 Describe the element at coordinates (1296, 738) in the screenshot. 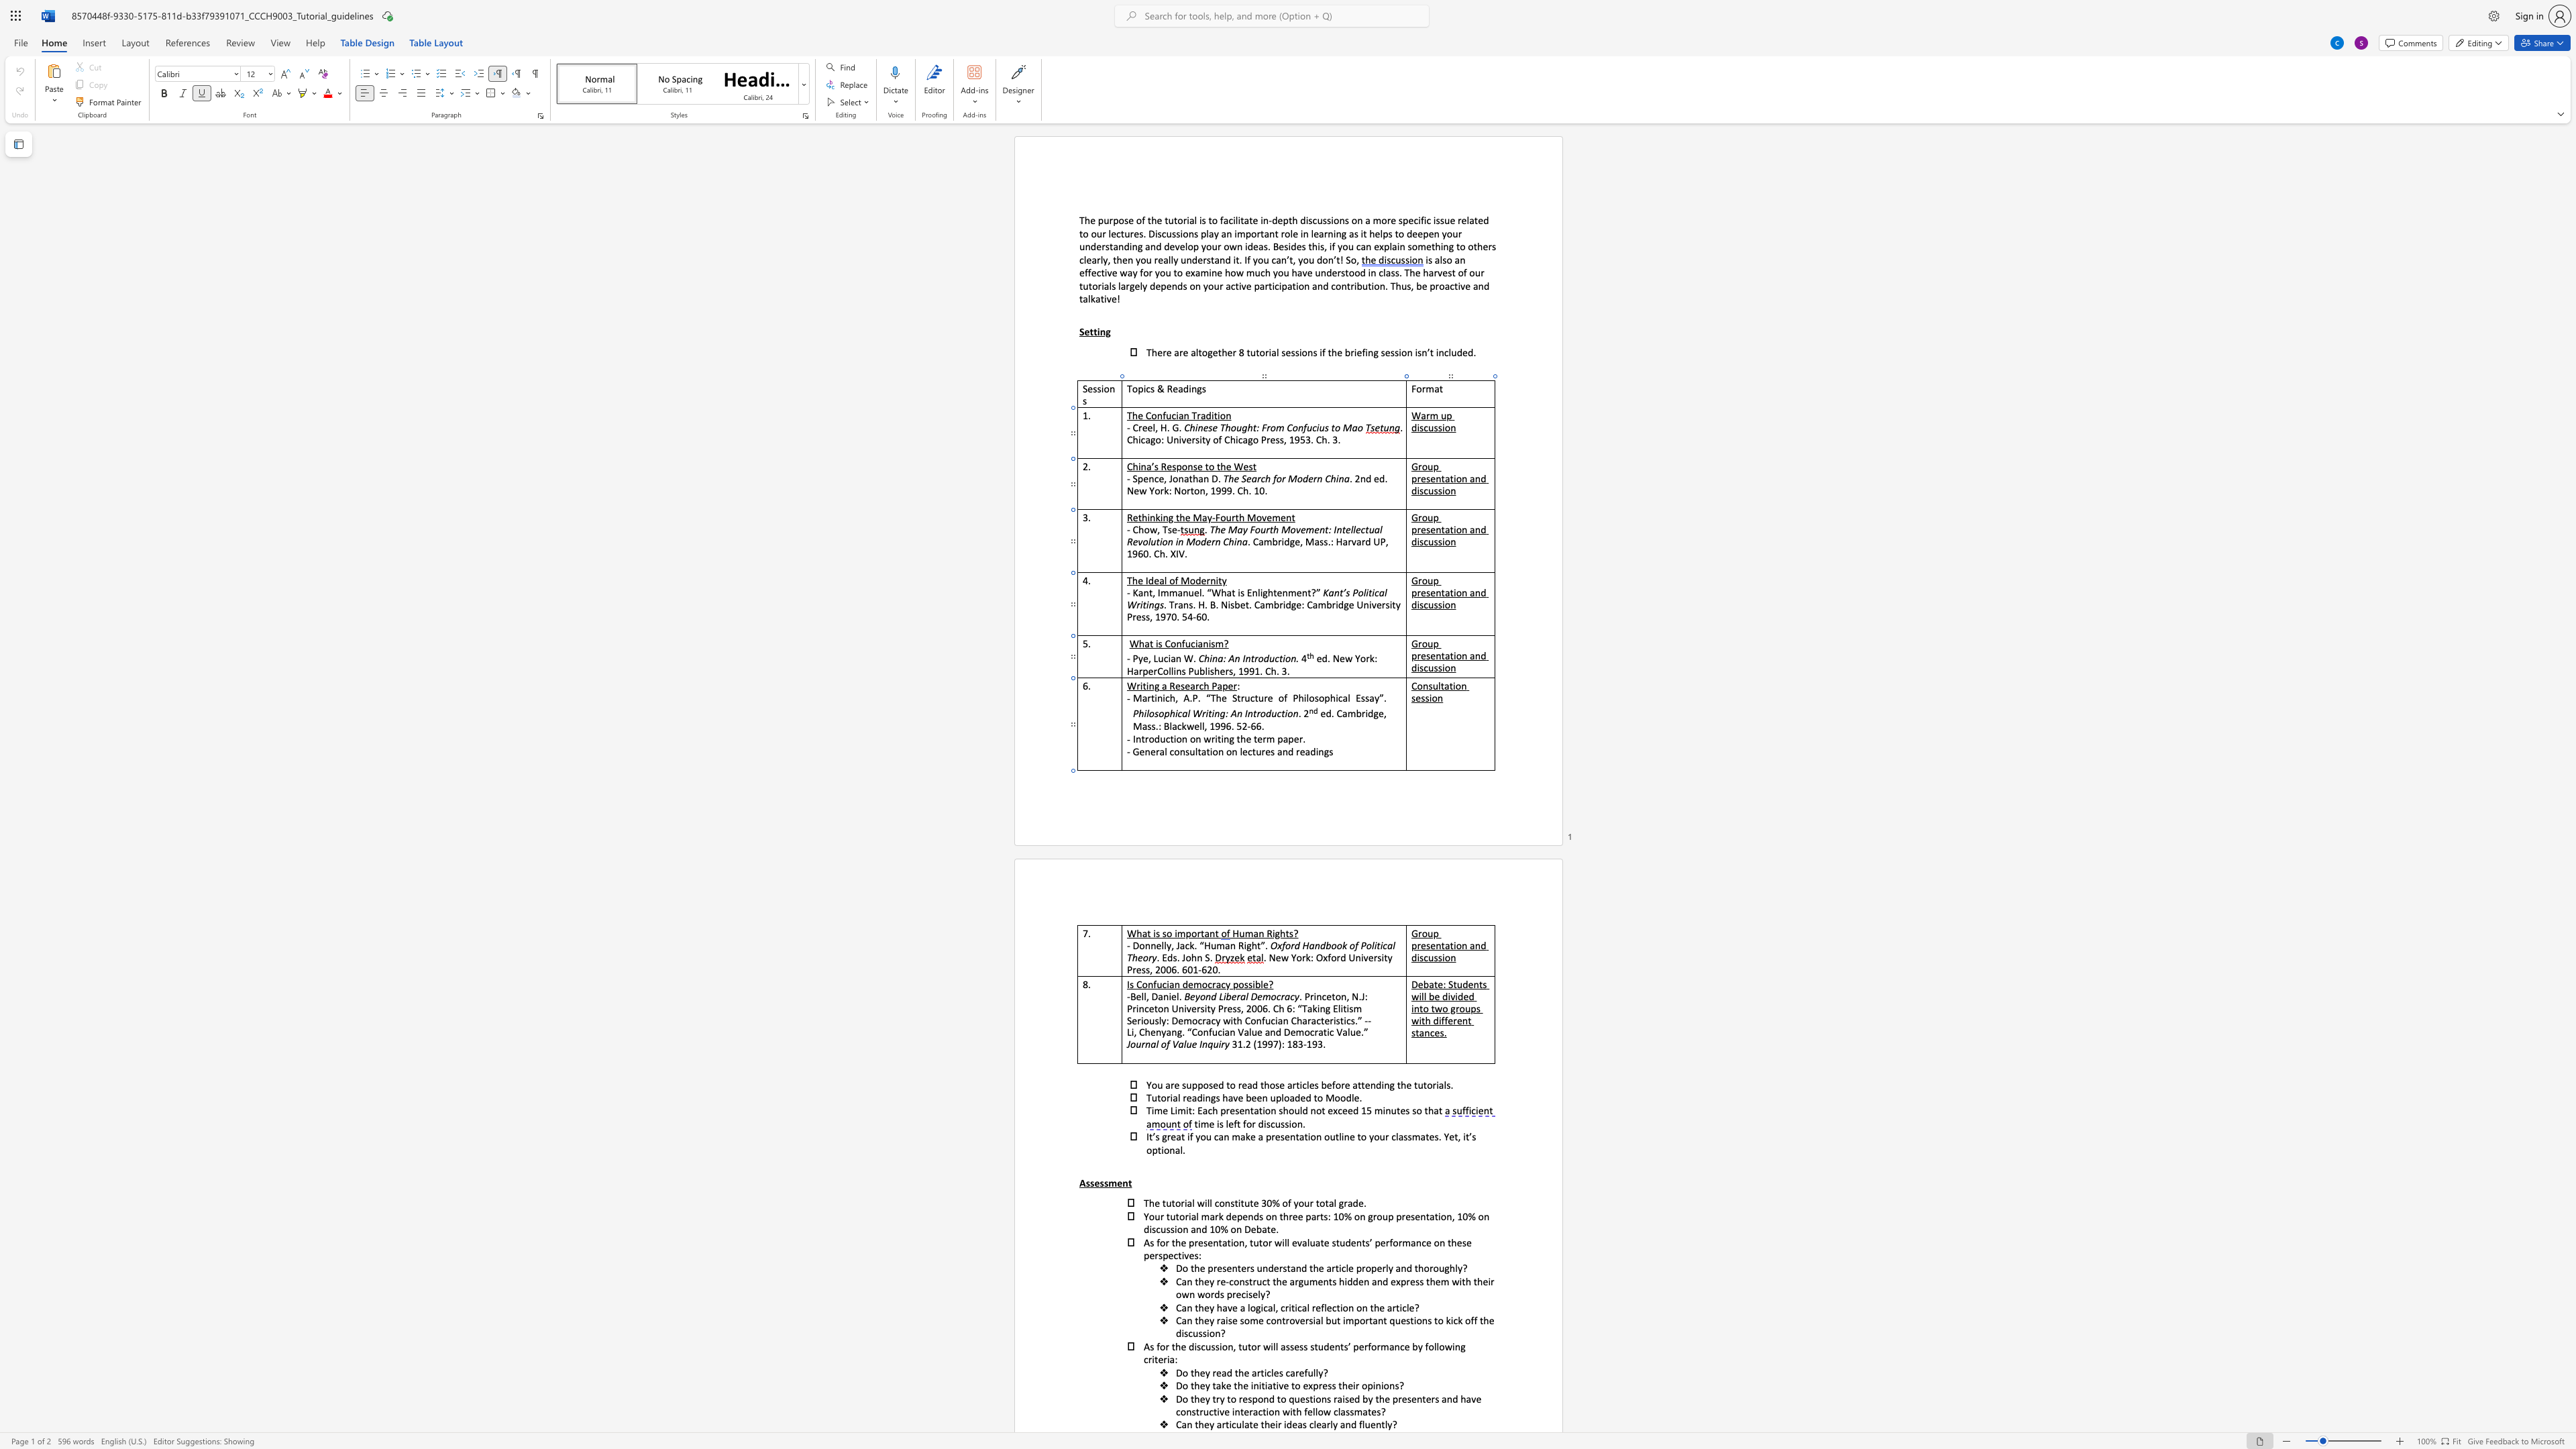

I see `the 3th character "e" in the text` at that location.